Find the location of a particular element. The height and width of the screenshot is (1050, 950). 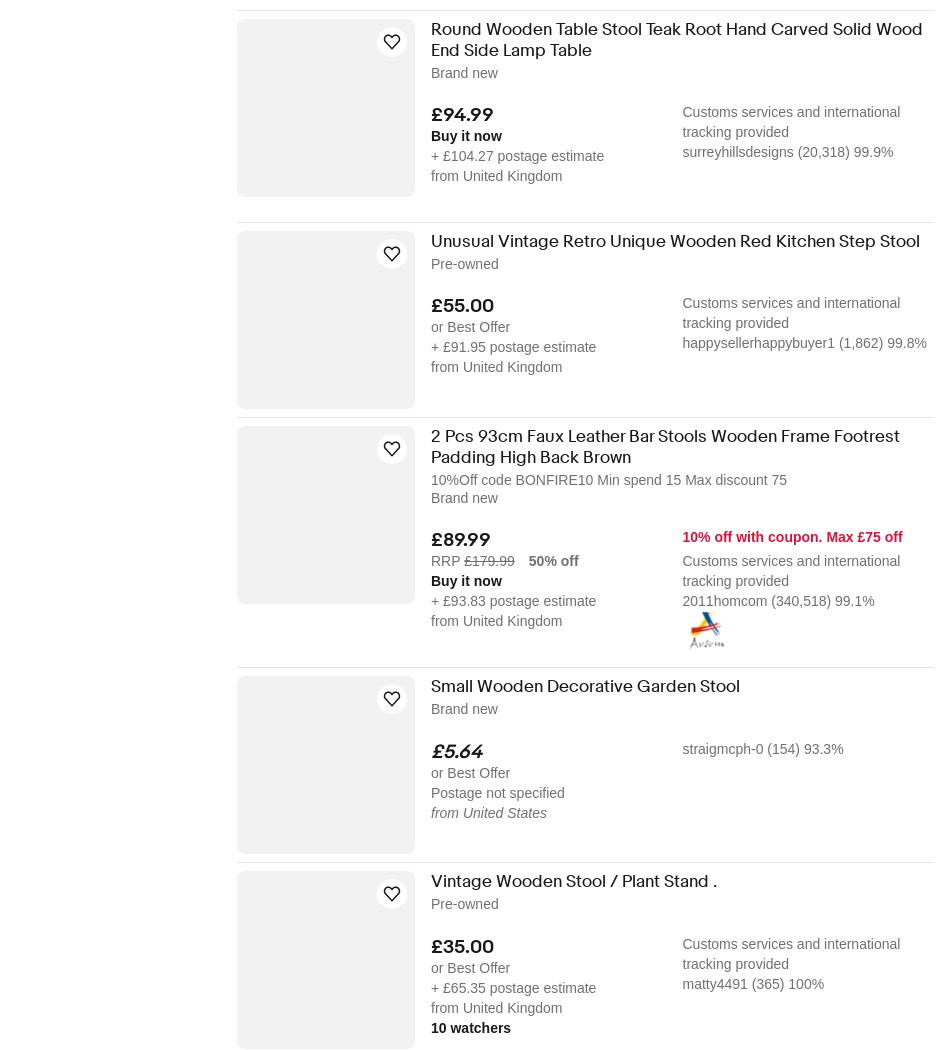

'+ £93.83 postage estimate' is located at coordinates (430, 601).